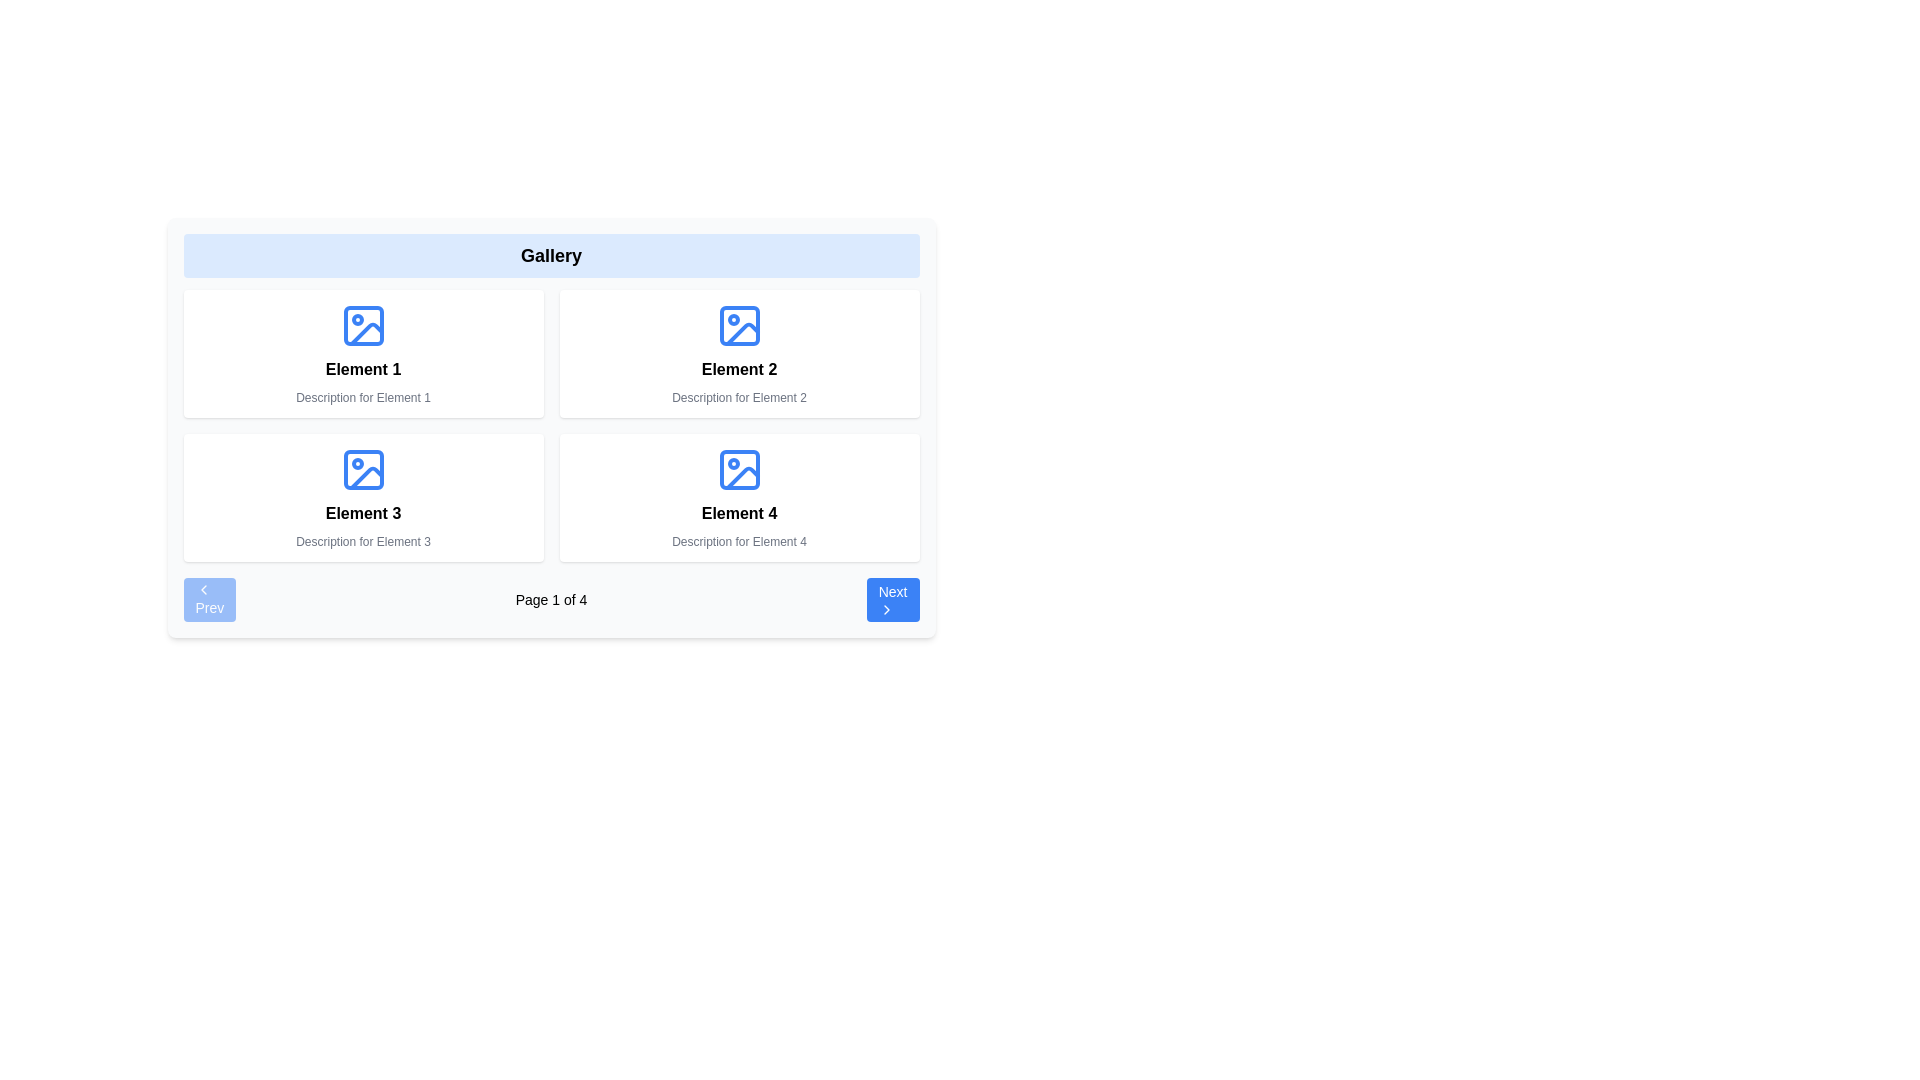  I want to click on the text label that serves as a title in the second column of the first row, positioned above a smaller label saying 'Description for Element 2', so click(738, 370).